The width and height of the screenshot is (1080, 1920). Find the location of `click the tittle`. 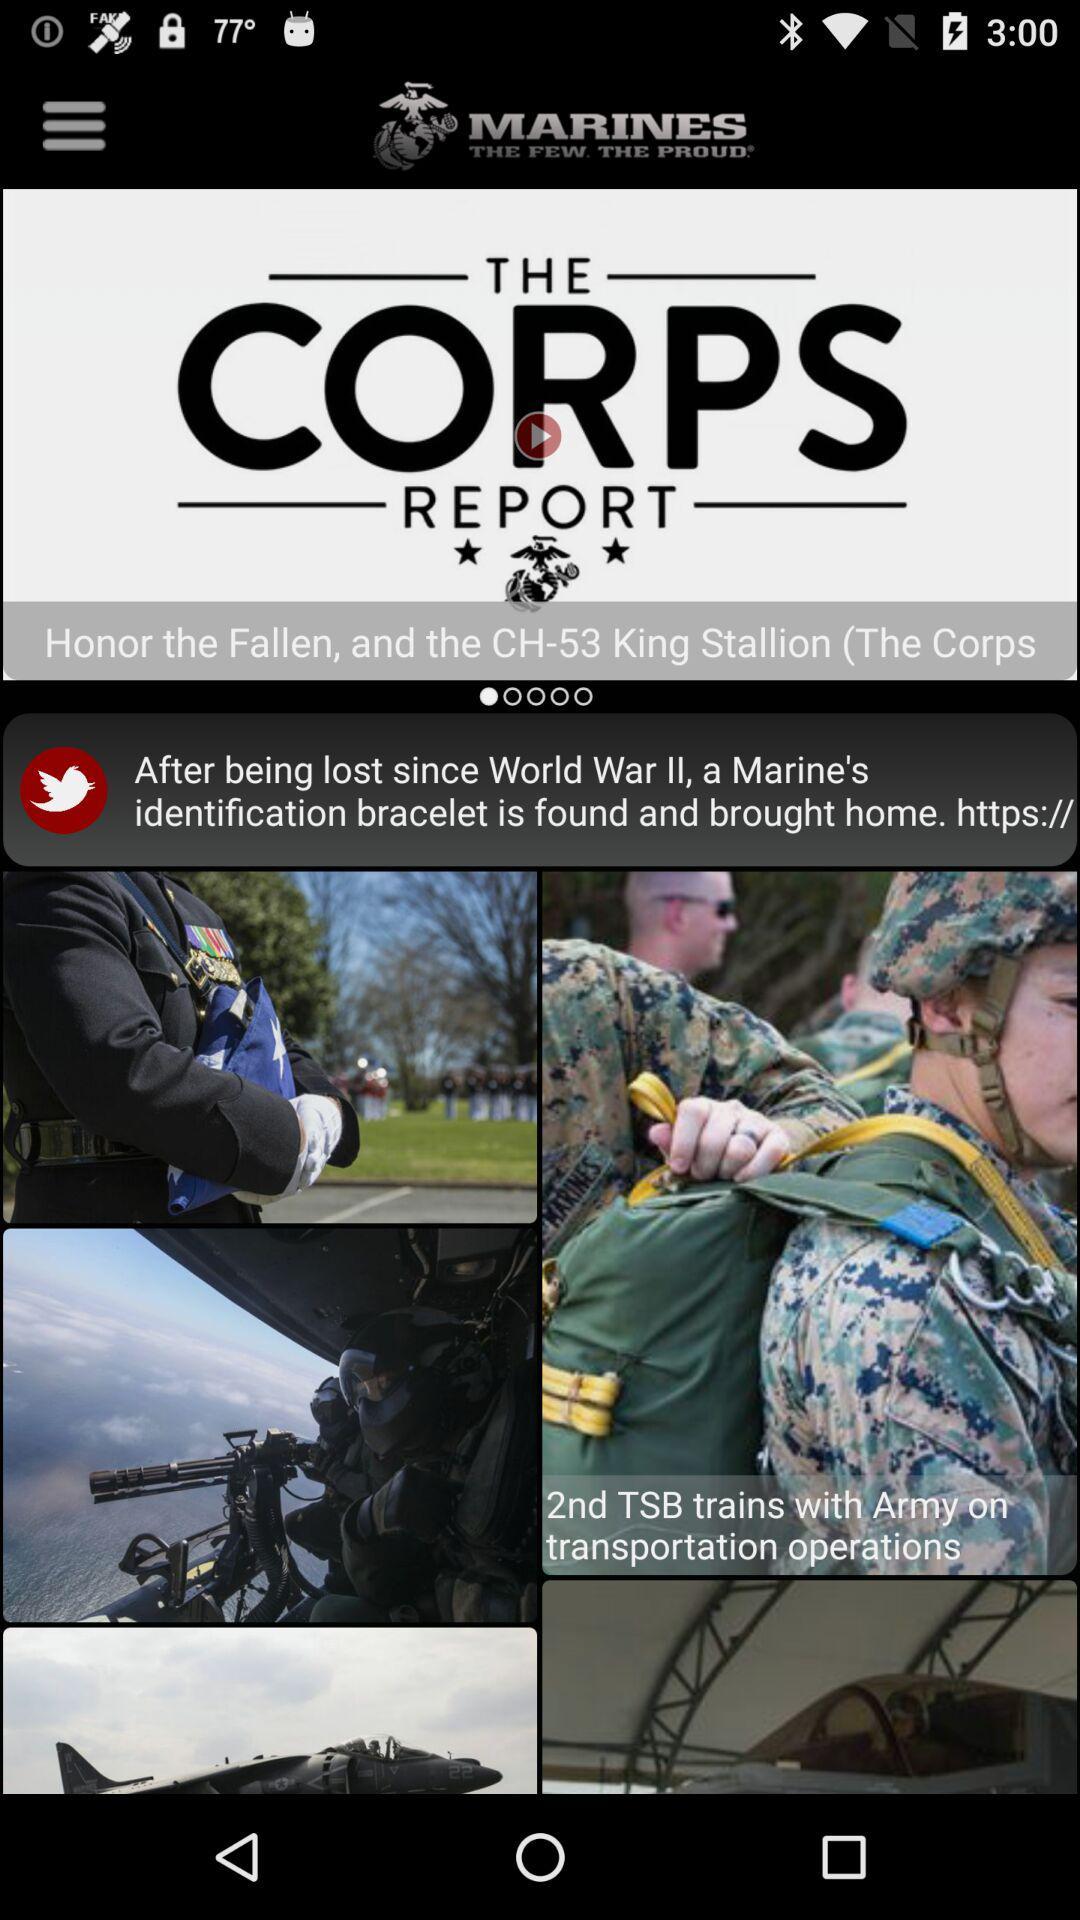

click the tittle is located at coordinates (540, 433).